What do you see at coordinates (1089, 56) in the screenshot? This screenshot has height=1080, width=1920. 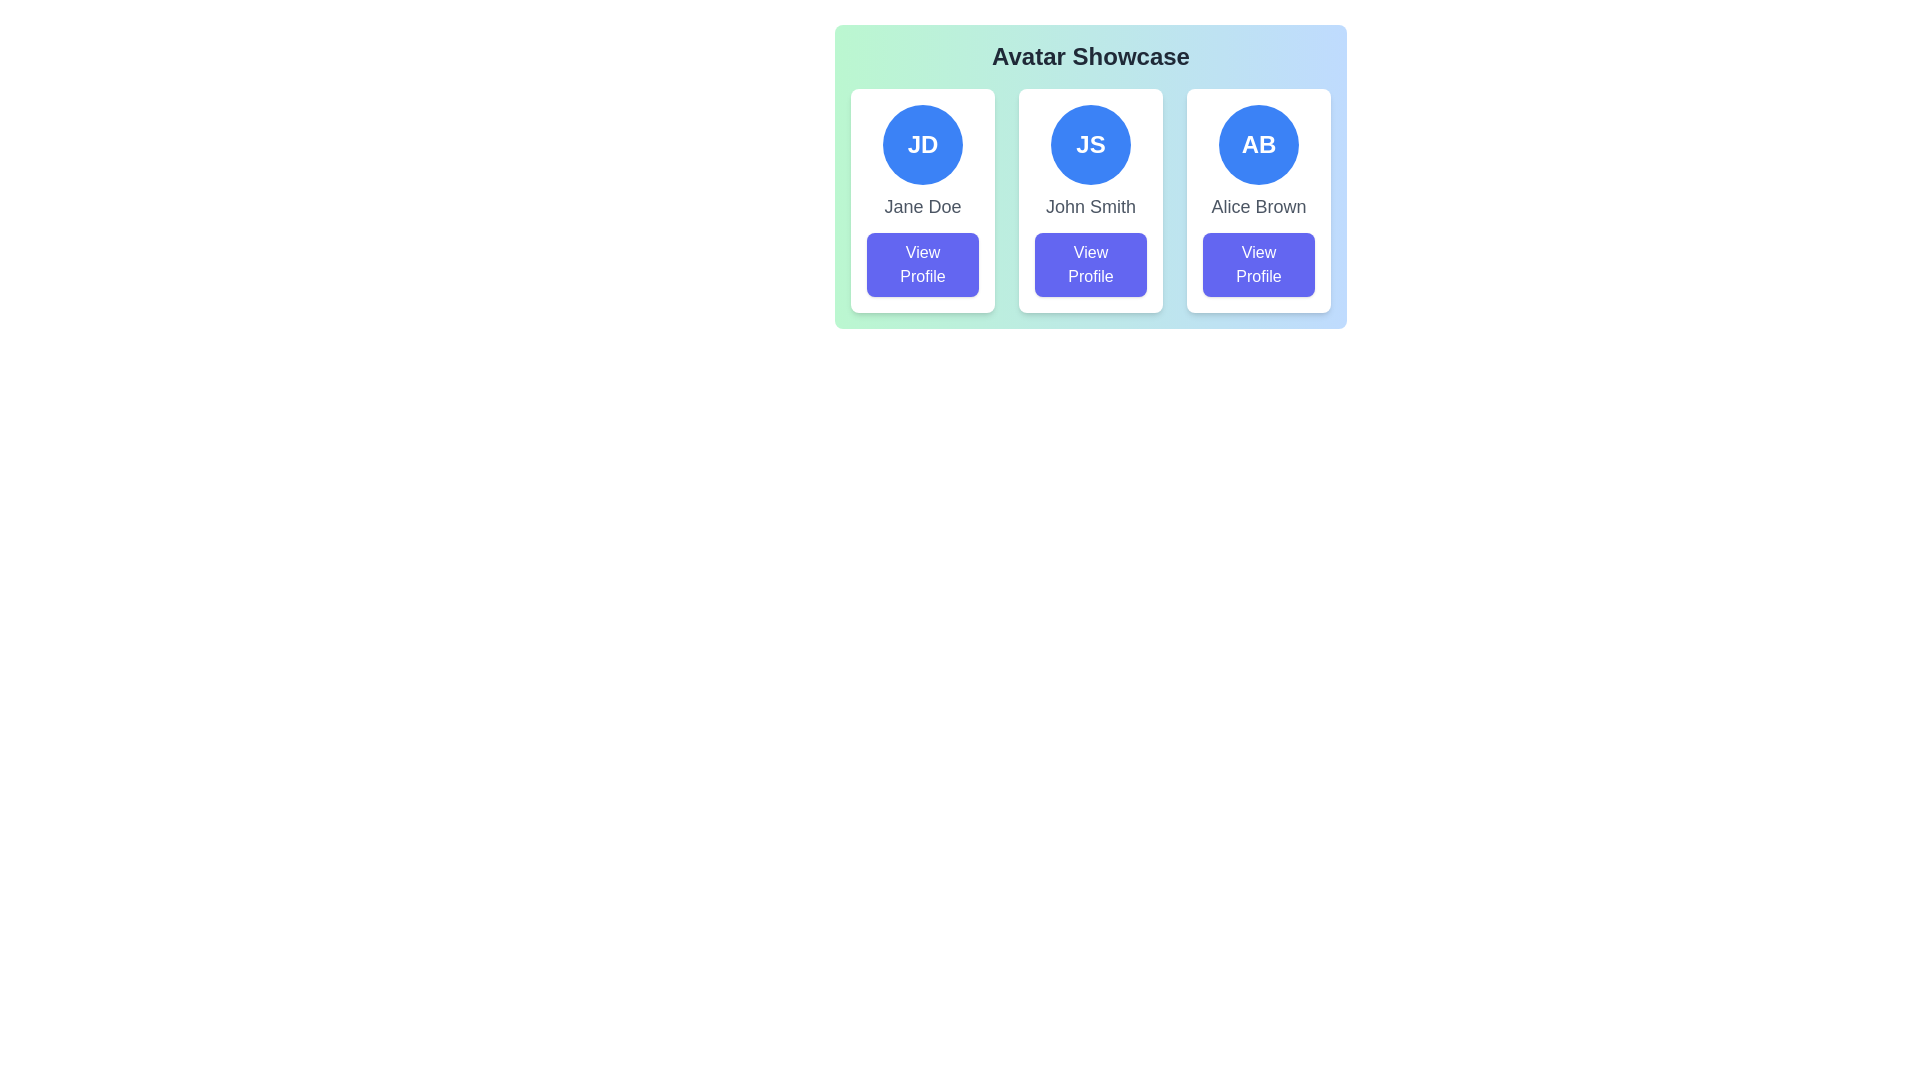 I see `the text header labeled 'Avatar Showcase', which is styled in bold and is positioned at the top-center of the card-shaped panel` at bounding box center [1089, 56].